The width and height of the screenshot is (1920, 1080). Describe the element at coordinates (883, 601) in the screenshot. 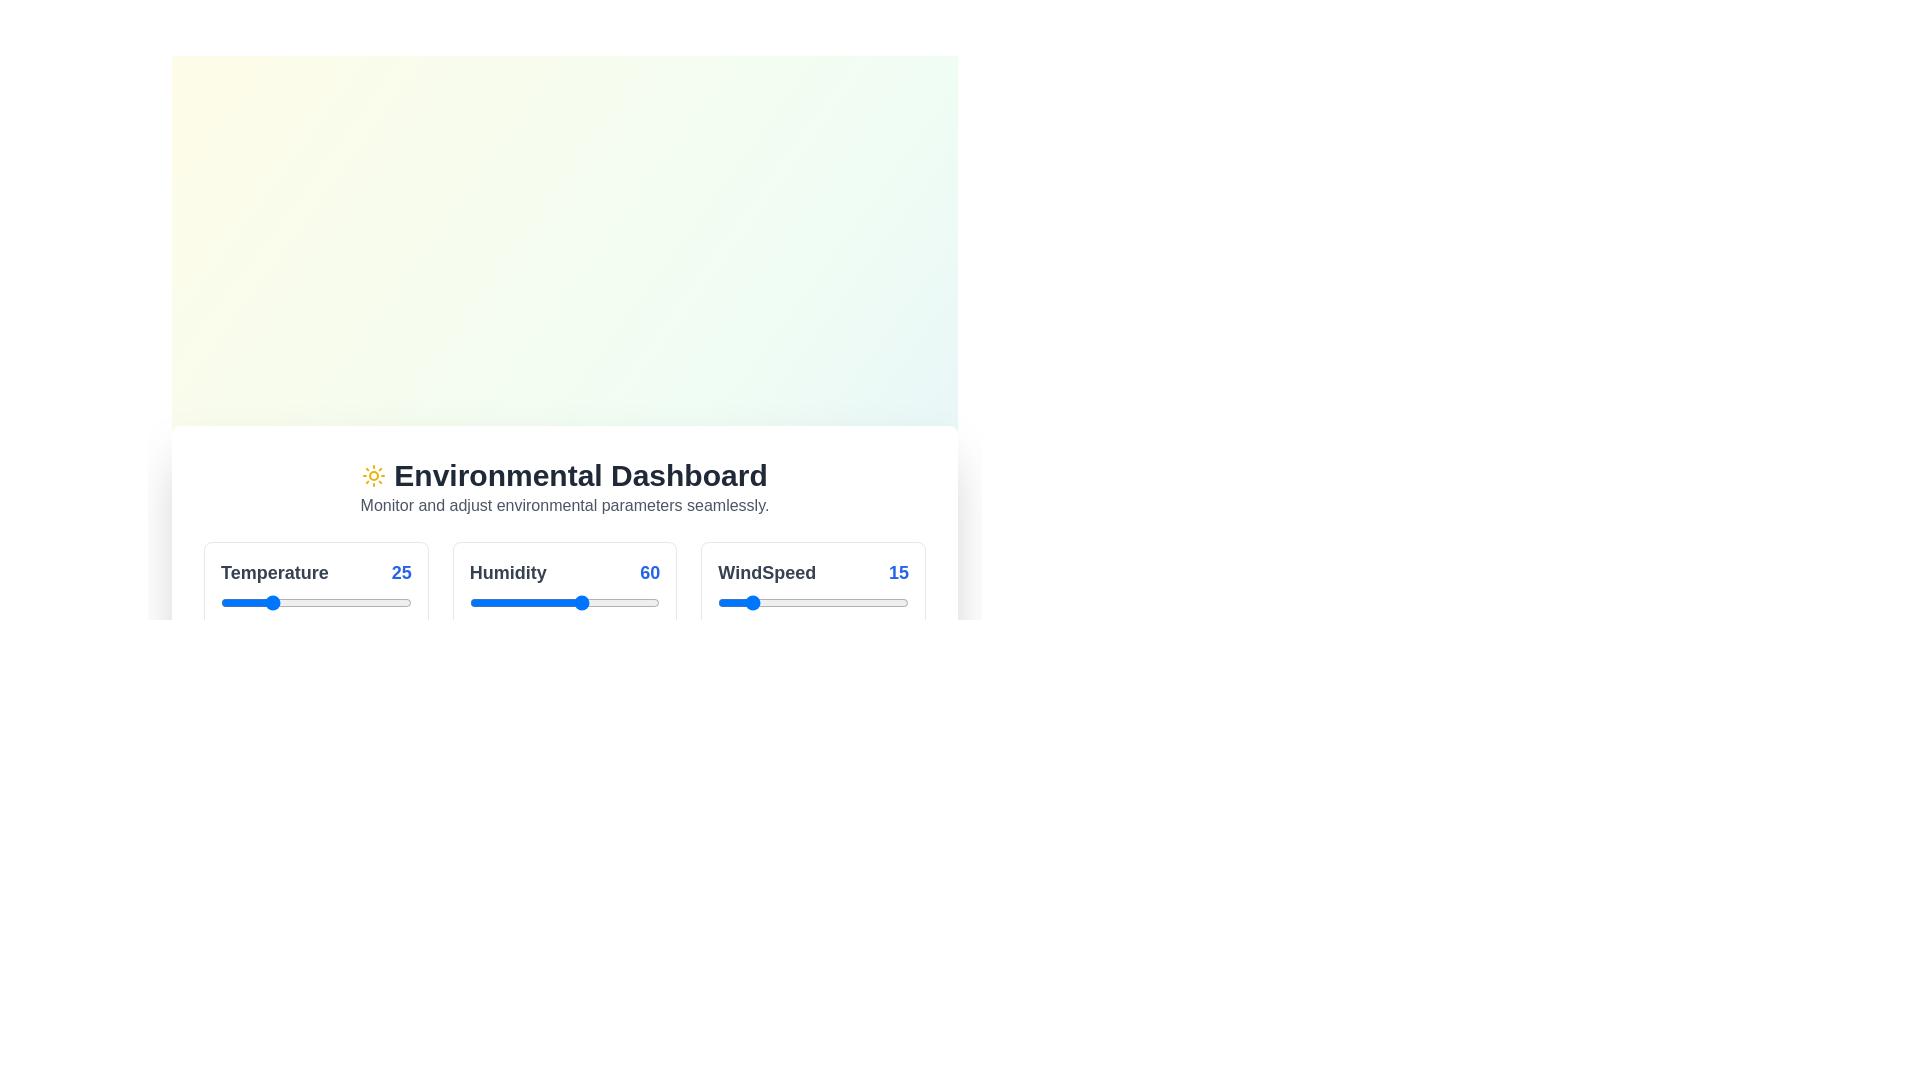

I see `the Wind Speed slider` at that location.